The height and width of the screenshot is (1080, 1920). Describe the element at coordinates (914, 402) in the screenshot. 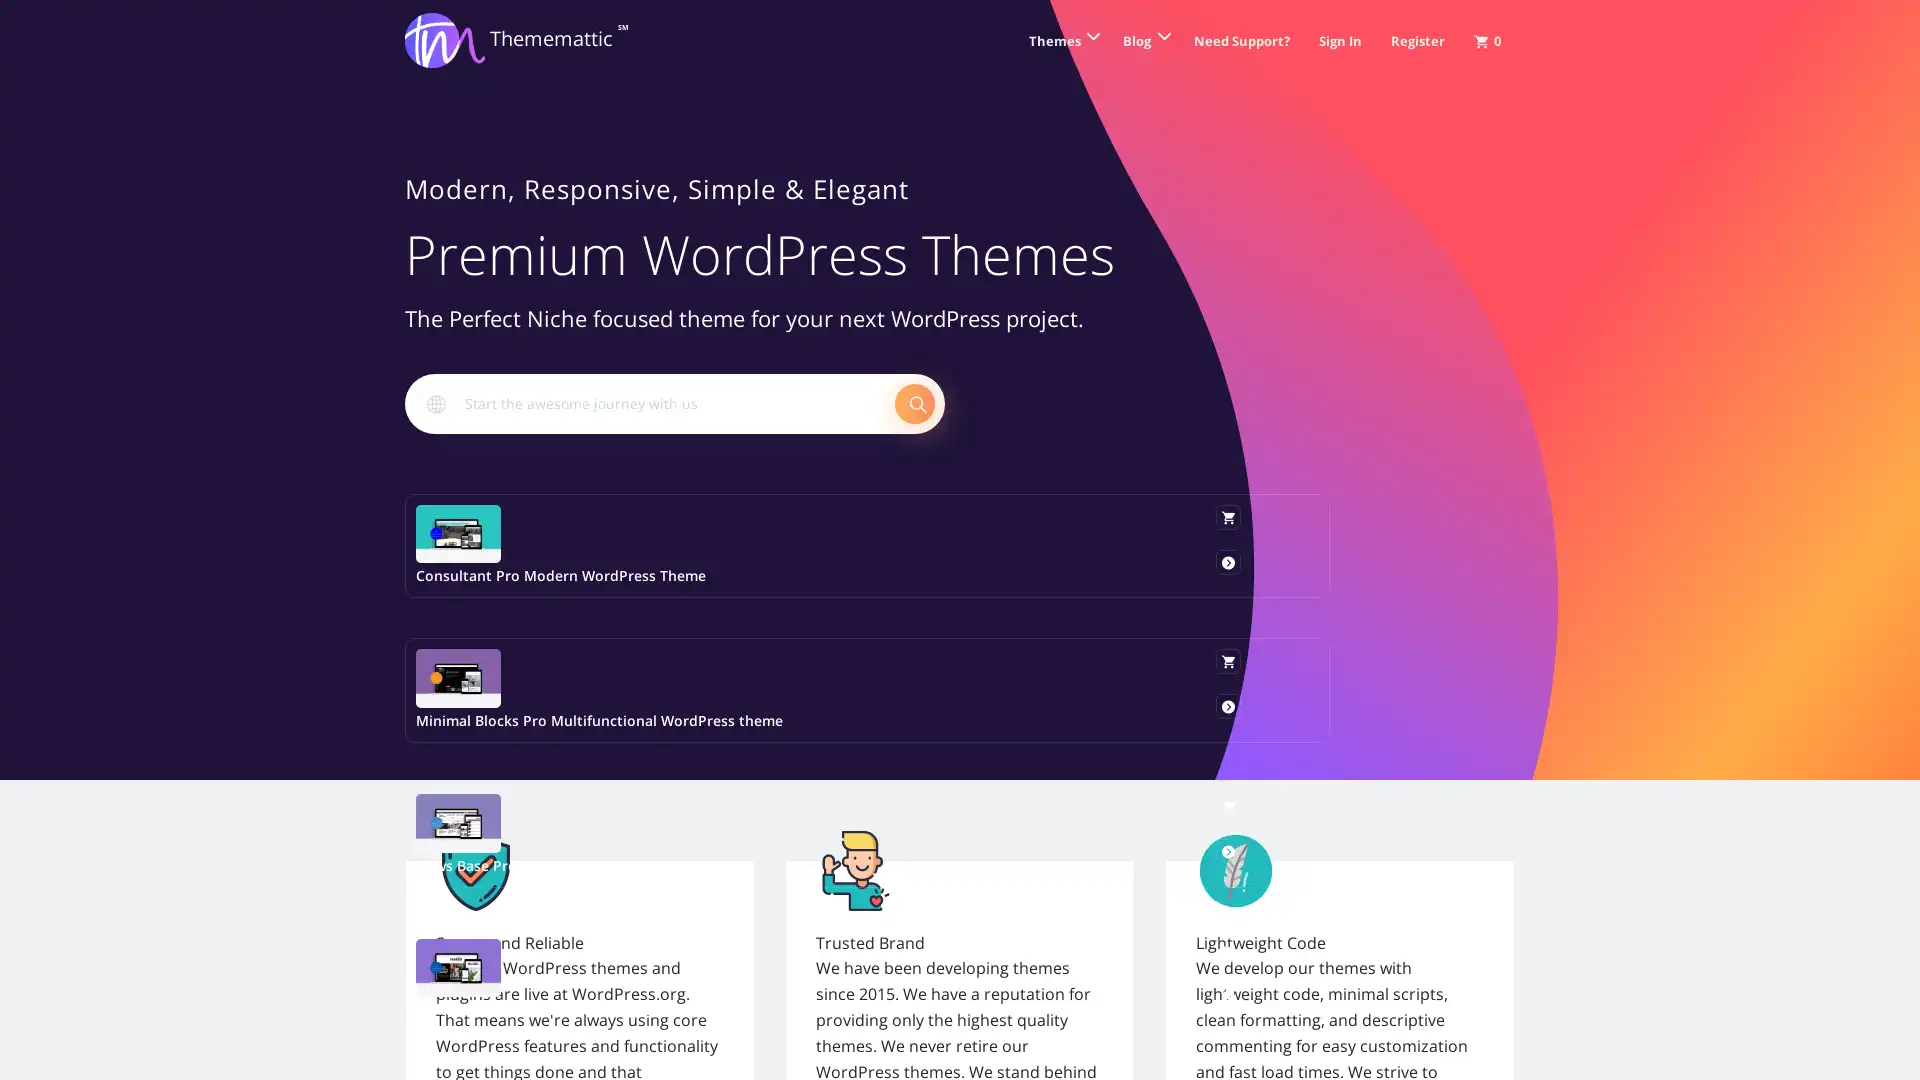

I see `search` at that location.